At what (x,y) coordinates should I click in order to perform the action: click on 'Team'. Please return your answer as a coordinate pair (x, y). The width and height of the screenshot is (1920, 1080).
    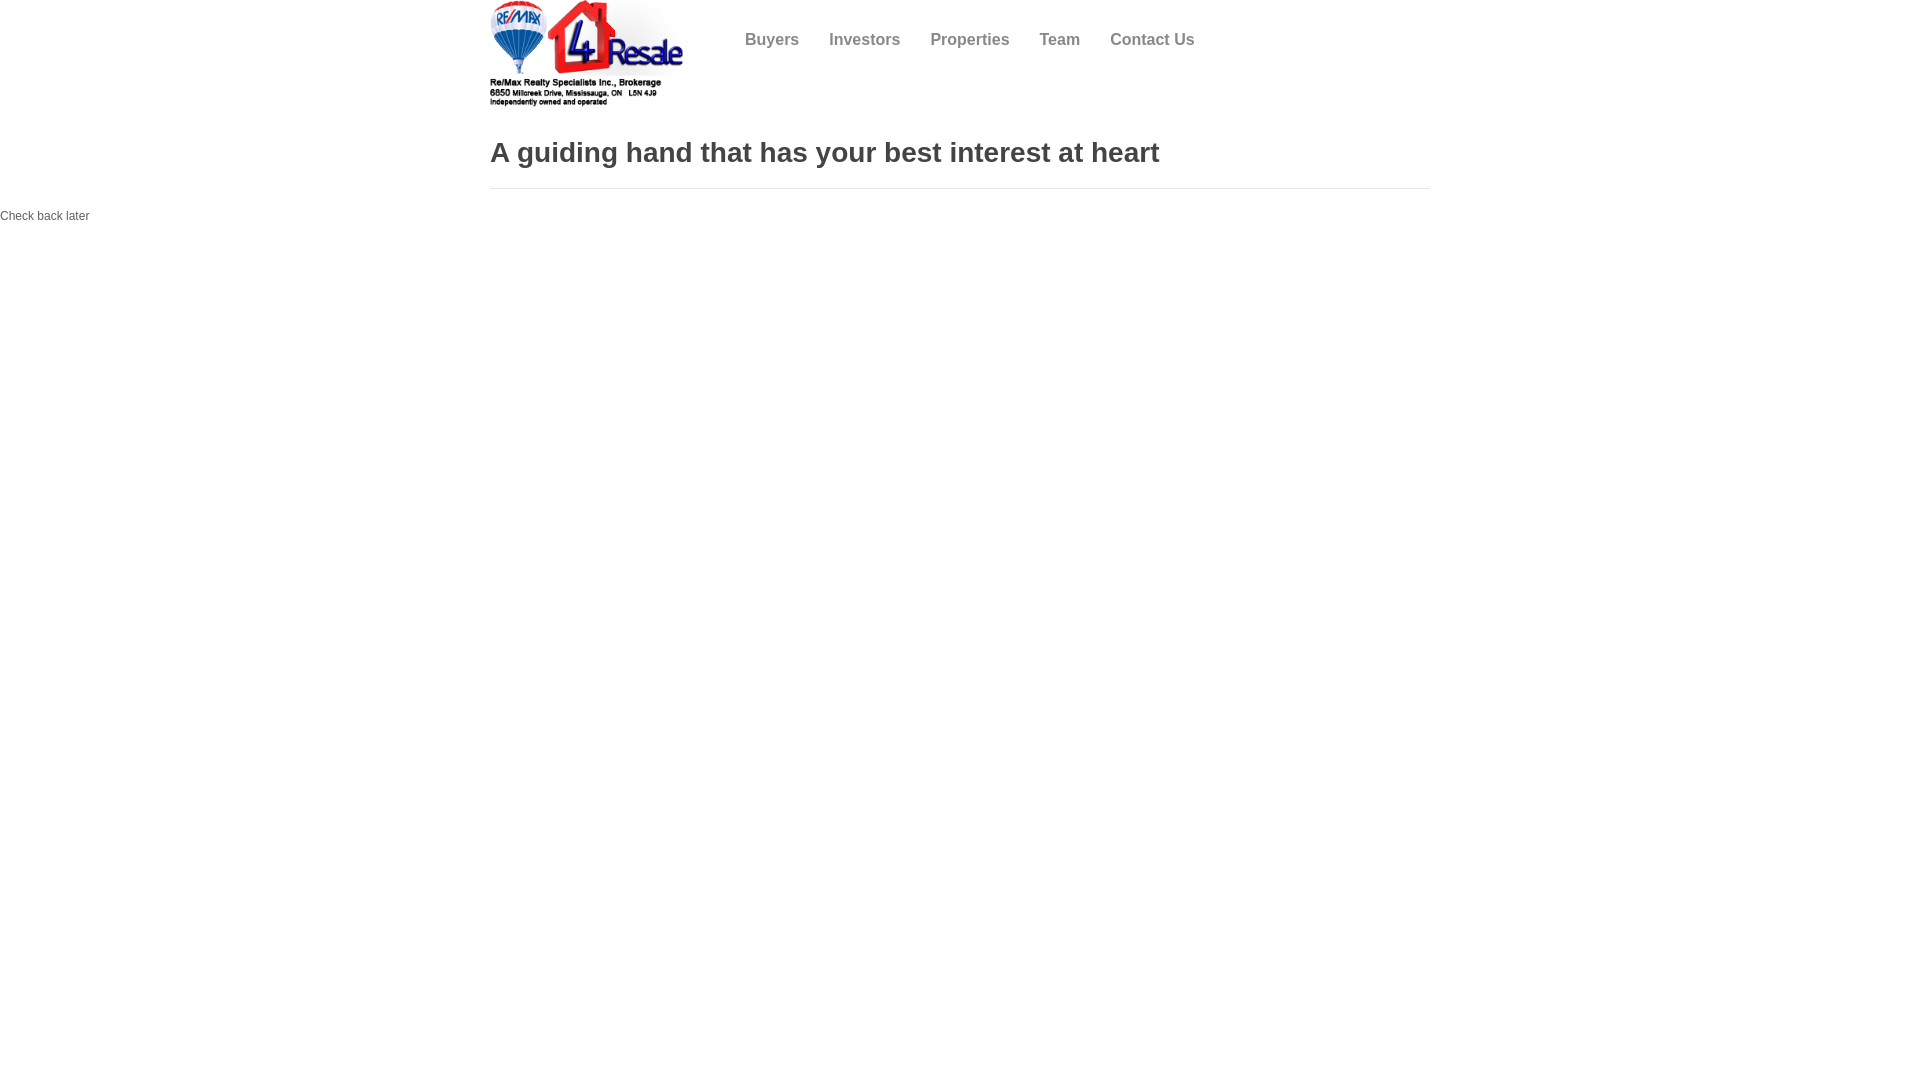
    Looking at the image, I should click on (1059, 39).